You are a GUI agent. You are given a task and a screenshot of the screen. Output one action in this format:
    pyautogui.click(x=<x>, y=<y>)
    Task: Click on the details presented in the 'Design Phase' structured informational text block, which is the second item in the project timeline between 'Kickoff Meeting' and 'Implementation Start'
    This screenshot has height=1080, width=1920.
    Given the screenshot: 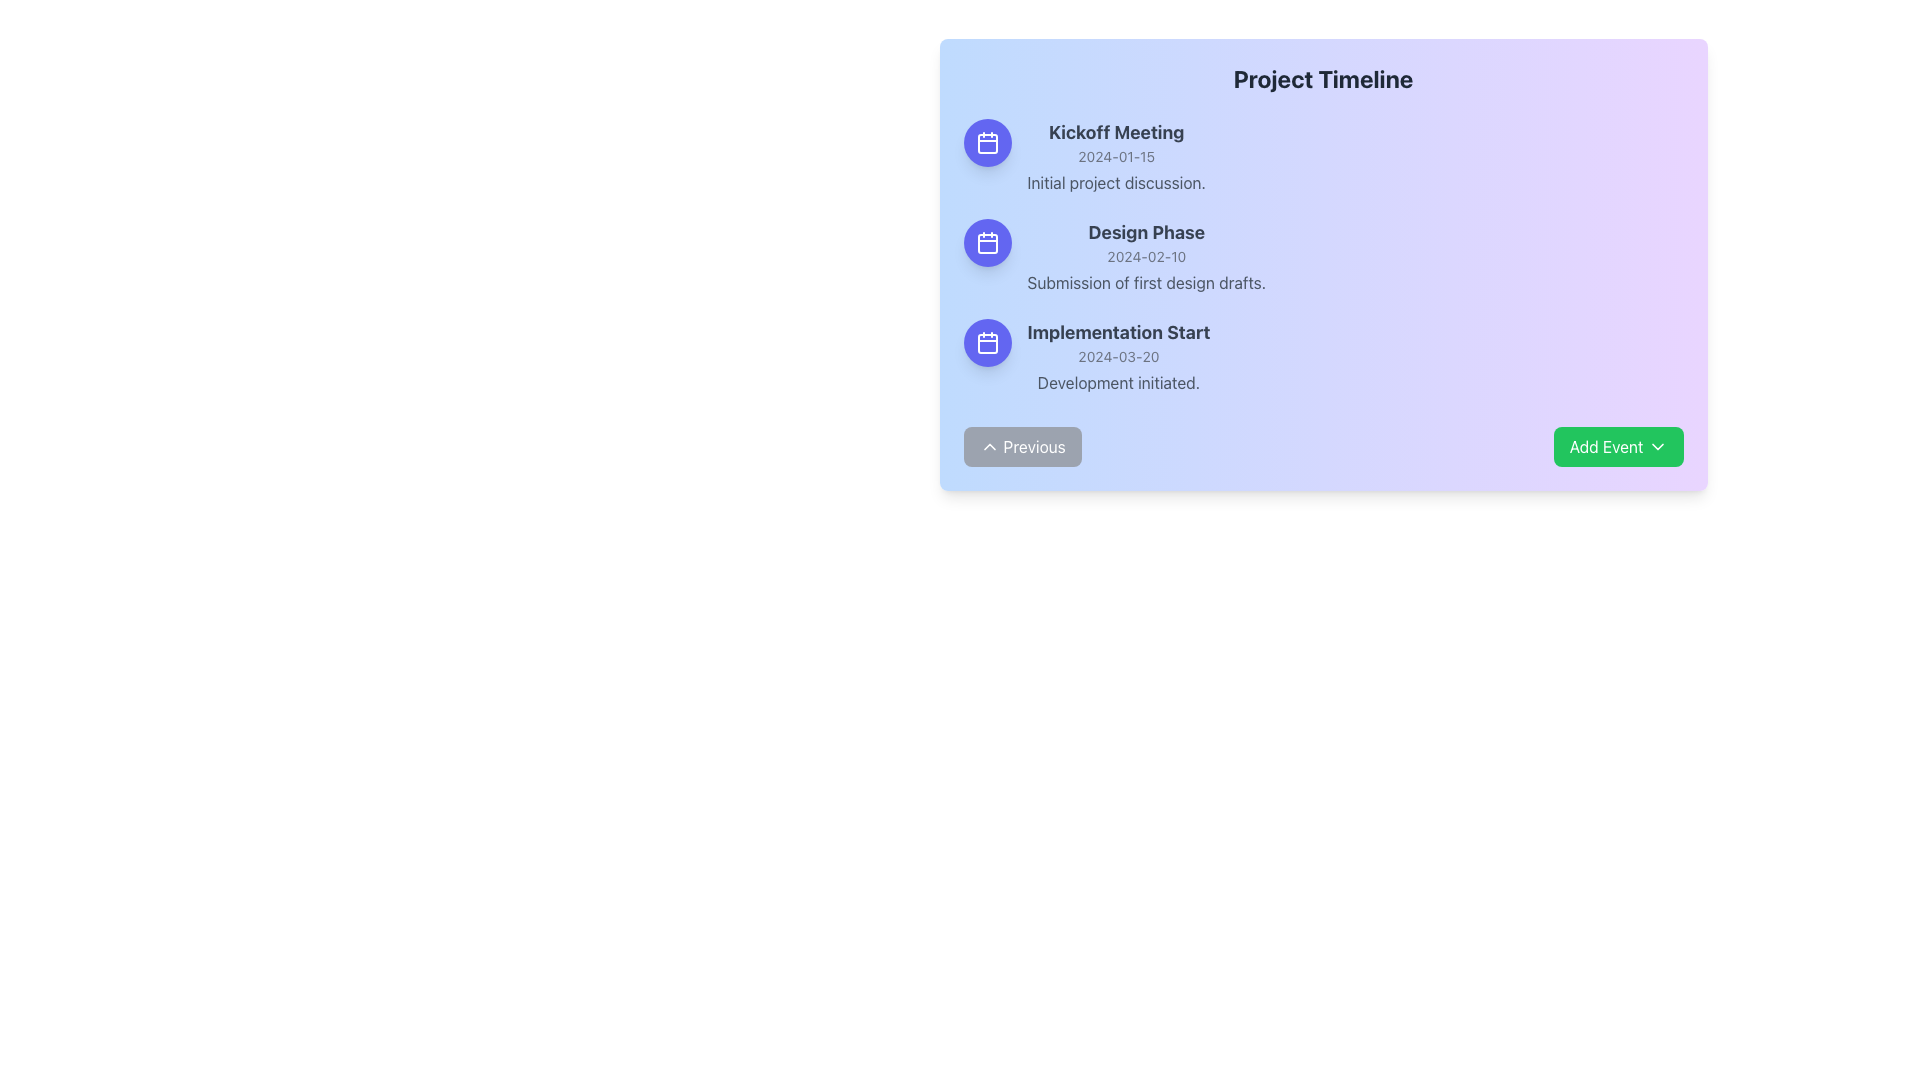 What is the action you would take?
    pyautogui.click(x=1146, y=256)
    